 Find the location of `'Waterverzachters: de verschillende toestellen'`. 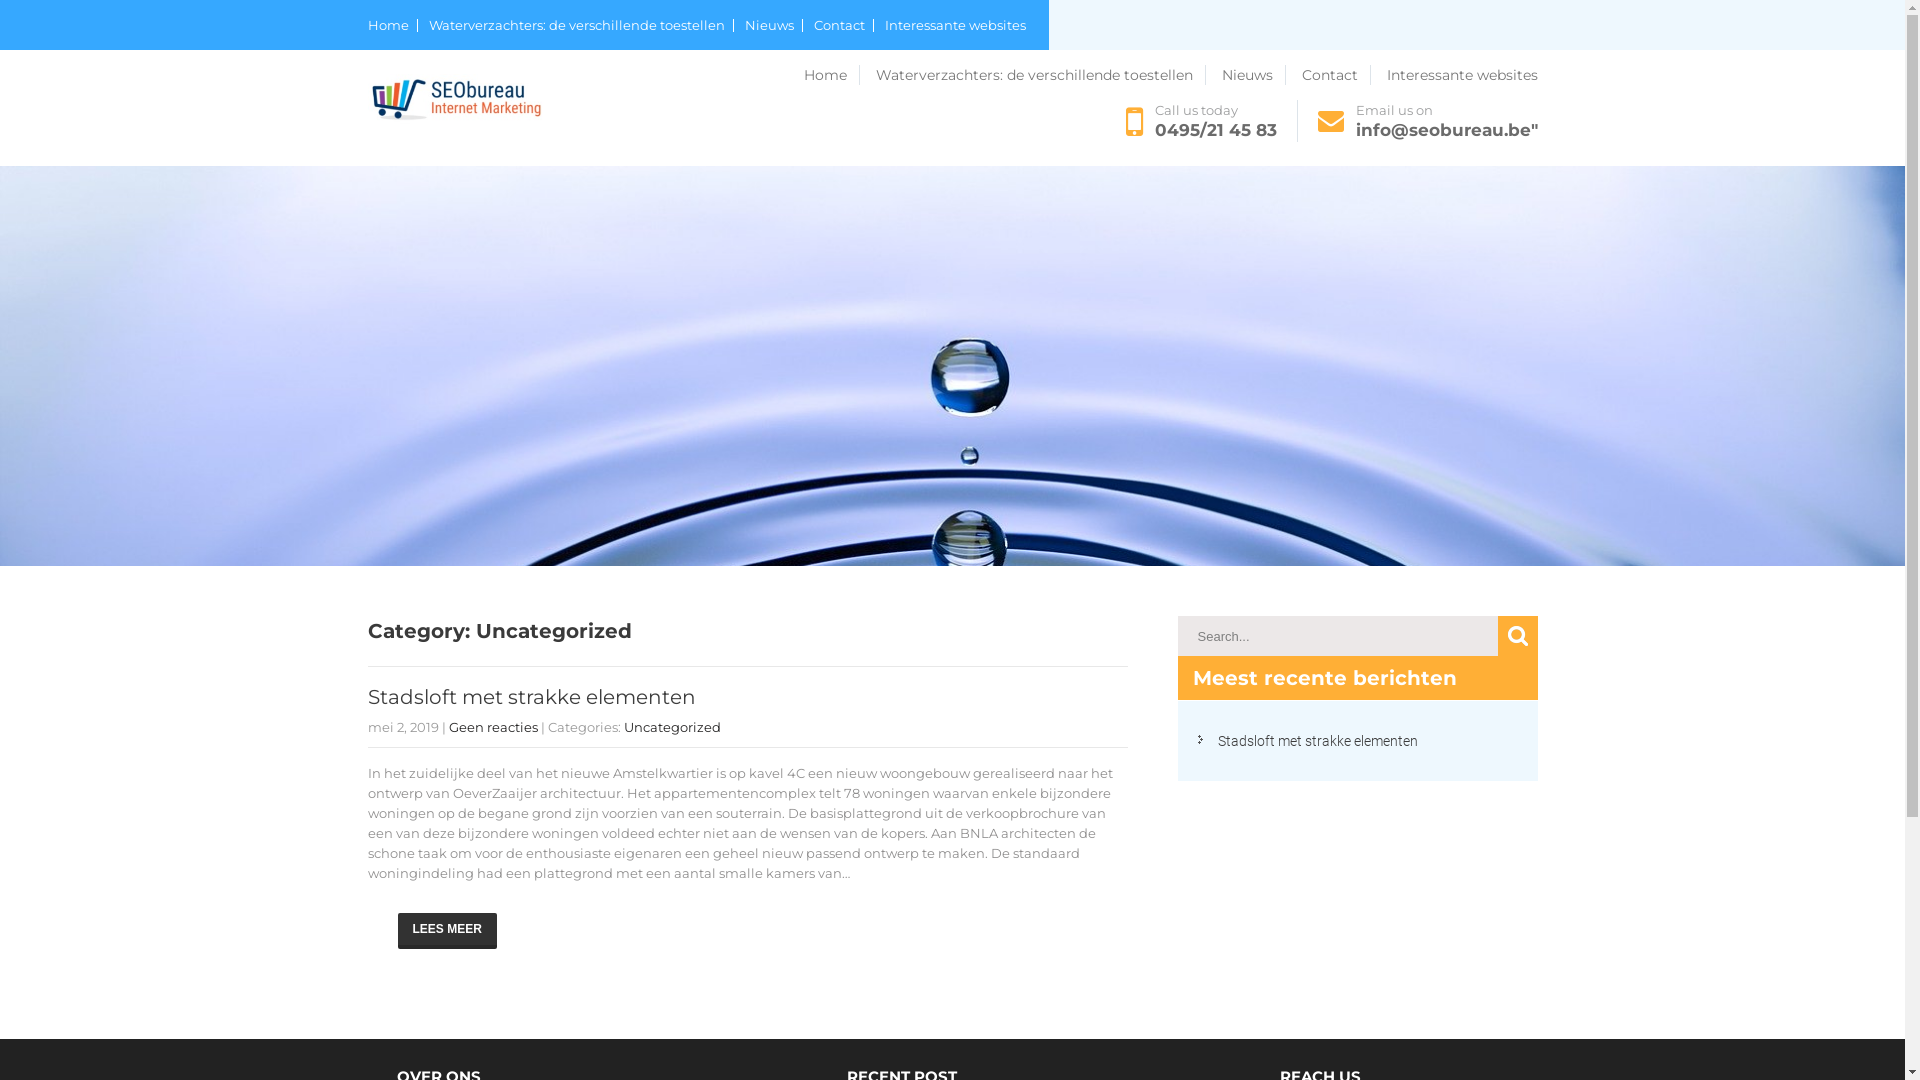

'Waterverzachters: de verschillende toestellen' is located at coordinates (1040, 73).